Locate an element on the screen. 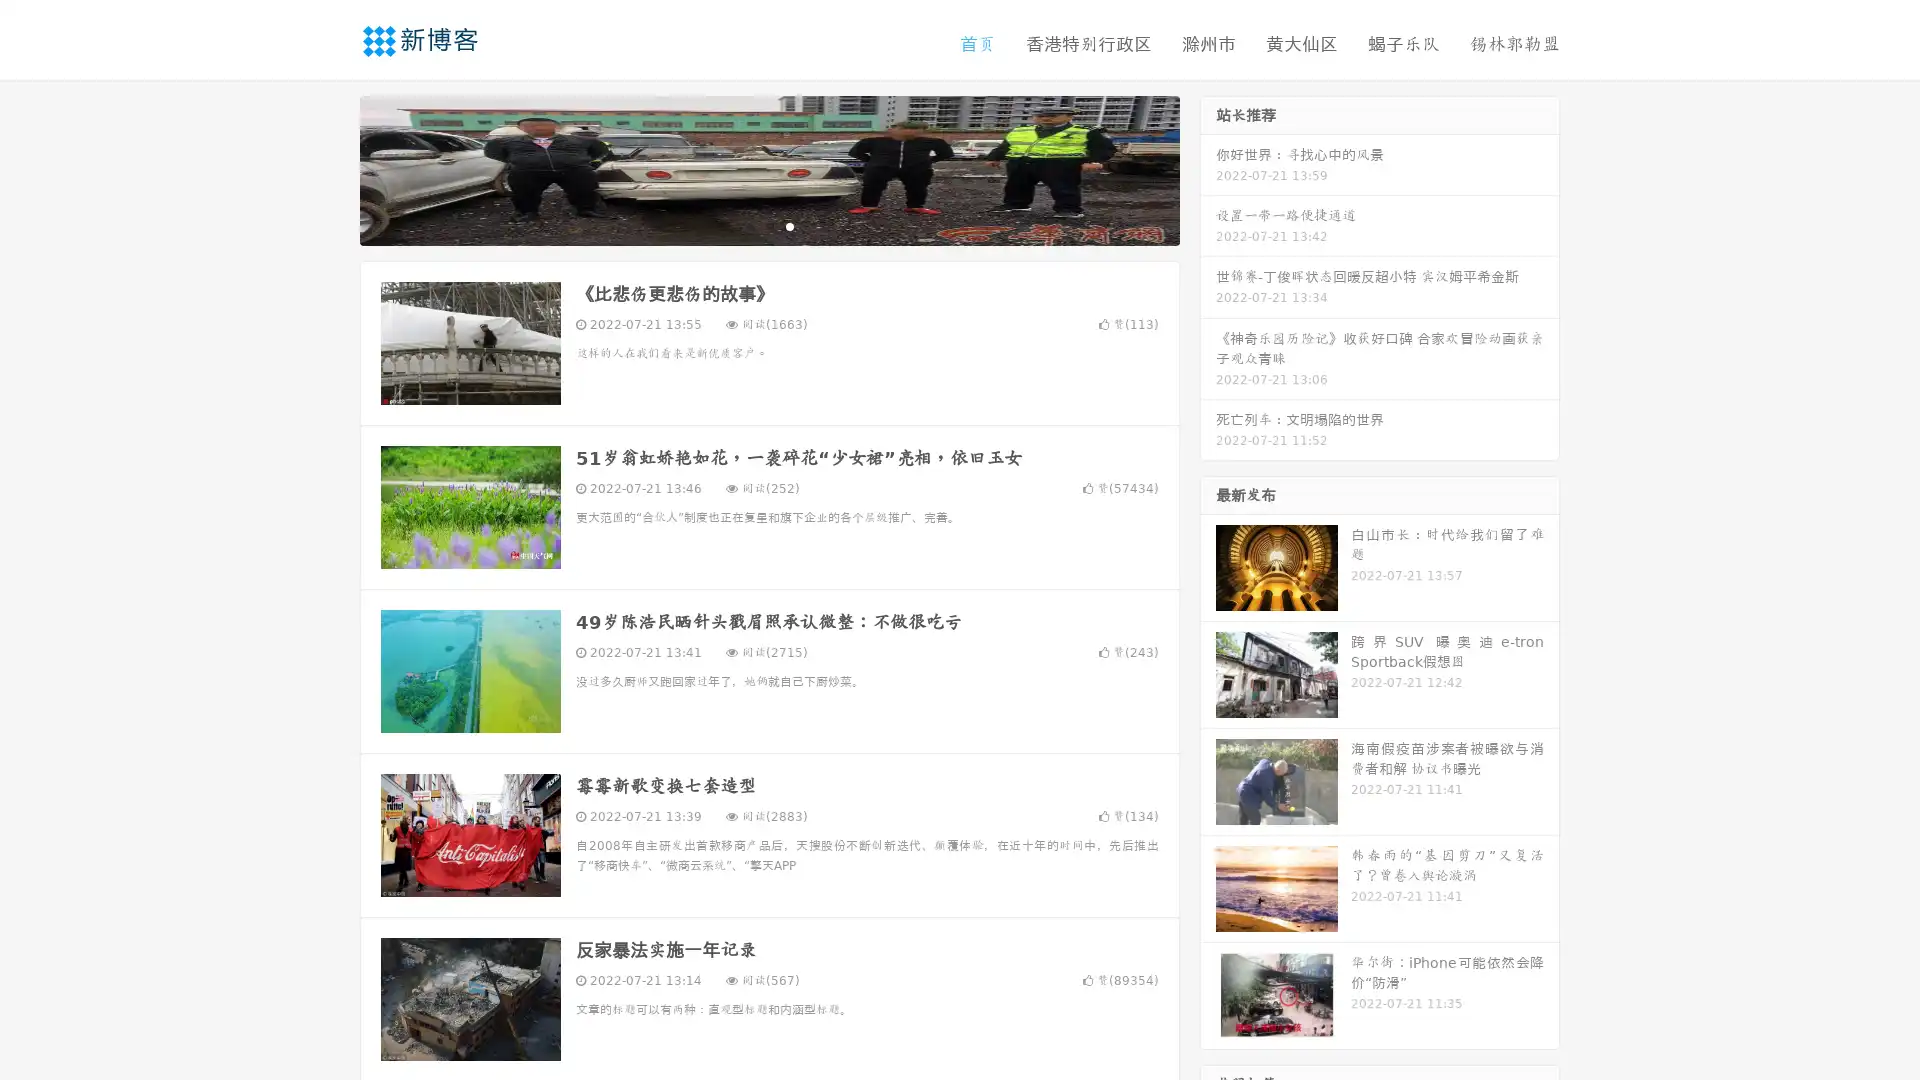 This screenshot has width=1920, height=1080. Go to slide 3 is located at coordinates (789, 225).